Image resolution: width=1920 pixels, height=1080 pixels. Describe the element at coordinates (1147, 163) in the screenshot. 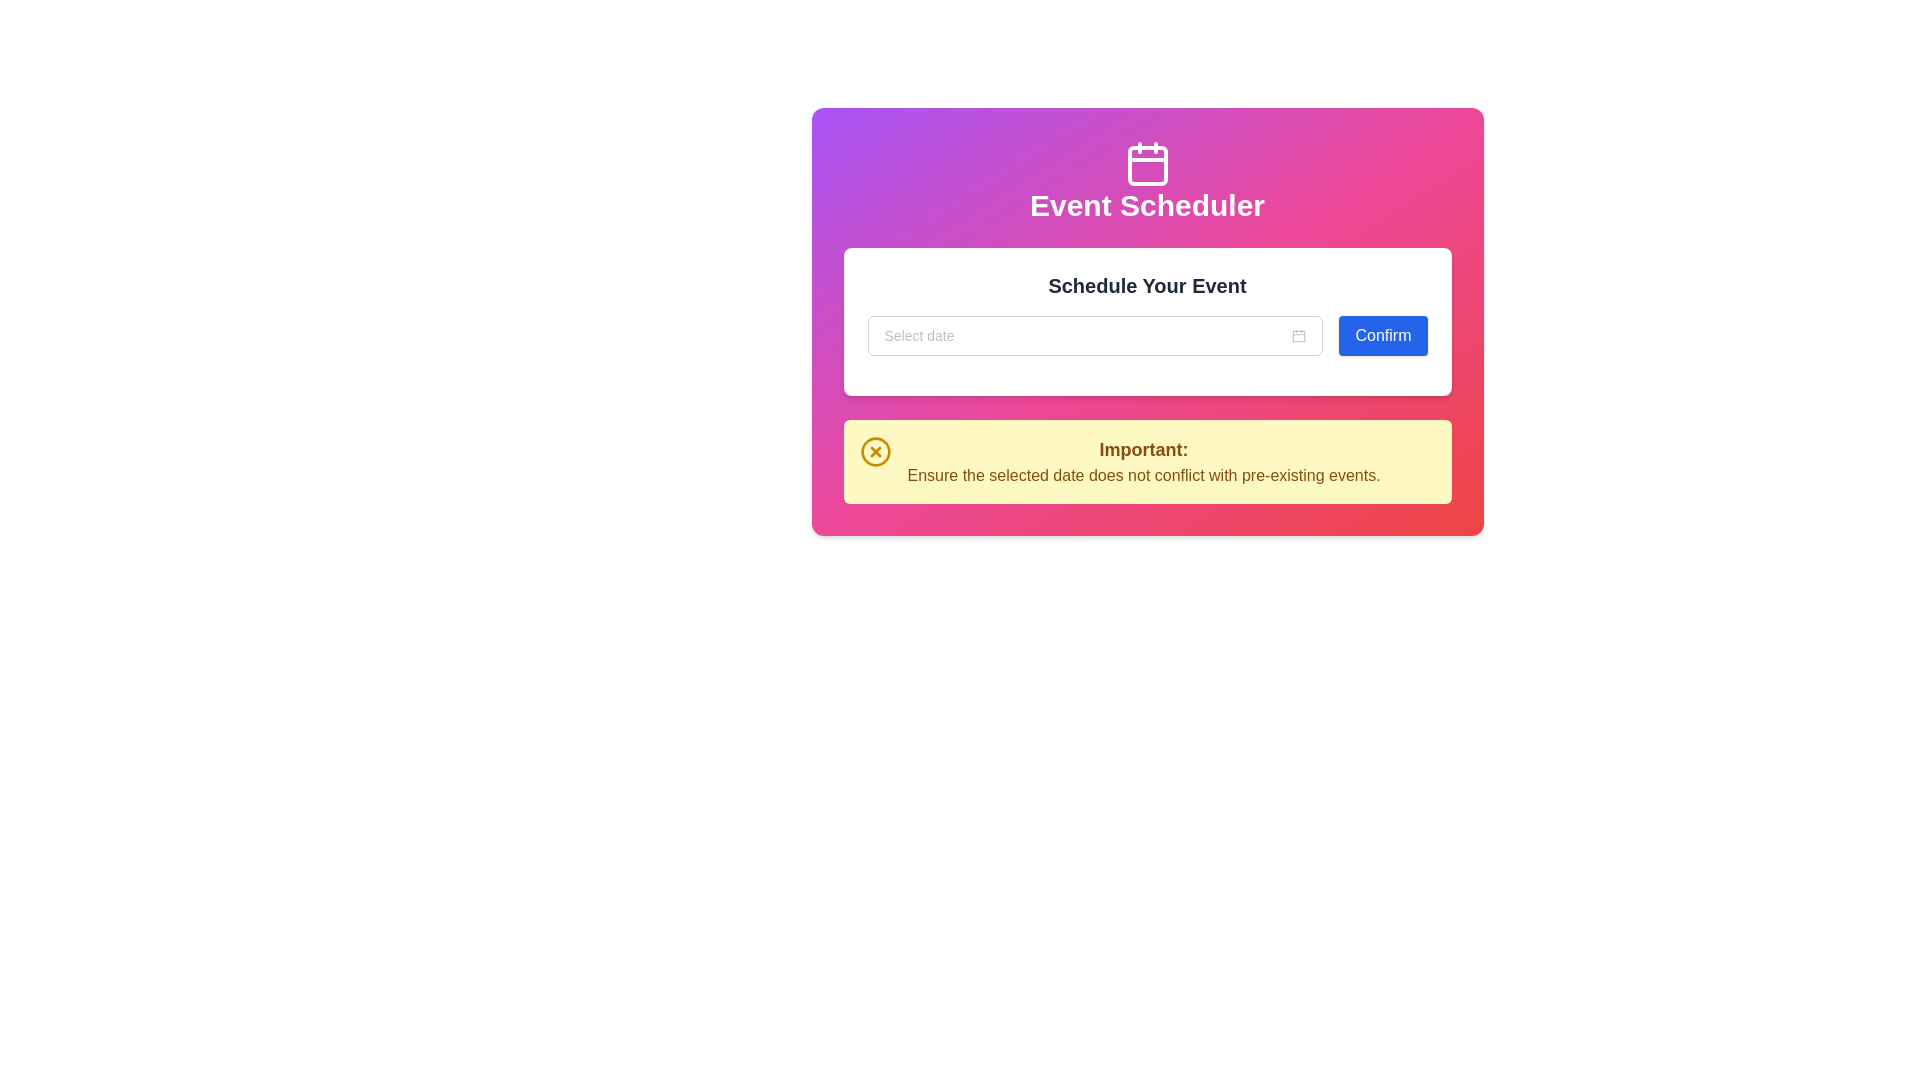

I see `the event scheduling icon, which is located at the top-center of the interface above the 'Event Scheduler' text label` at that location.